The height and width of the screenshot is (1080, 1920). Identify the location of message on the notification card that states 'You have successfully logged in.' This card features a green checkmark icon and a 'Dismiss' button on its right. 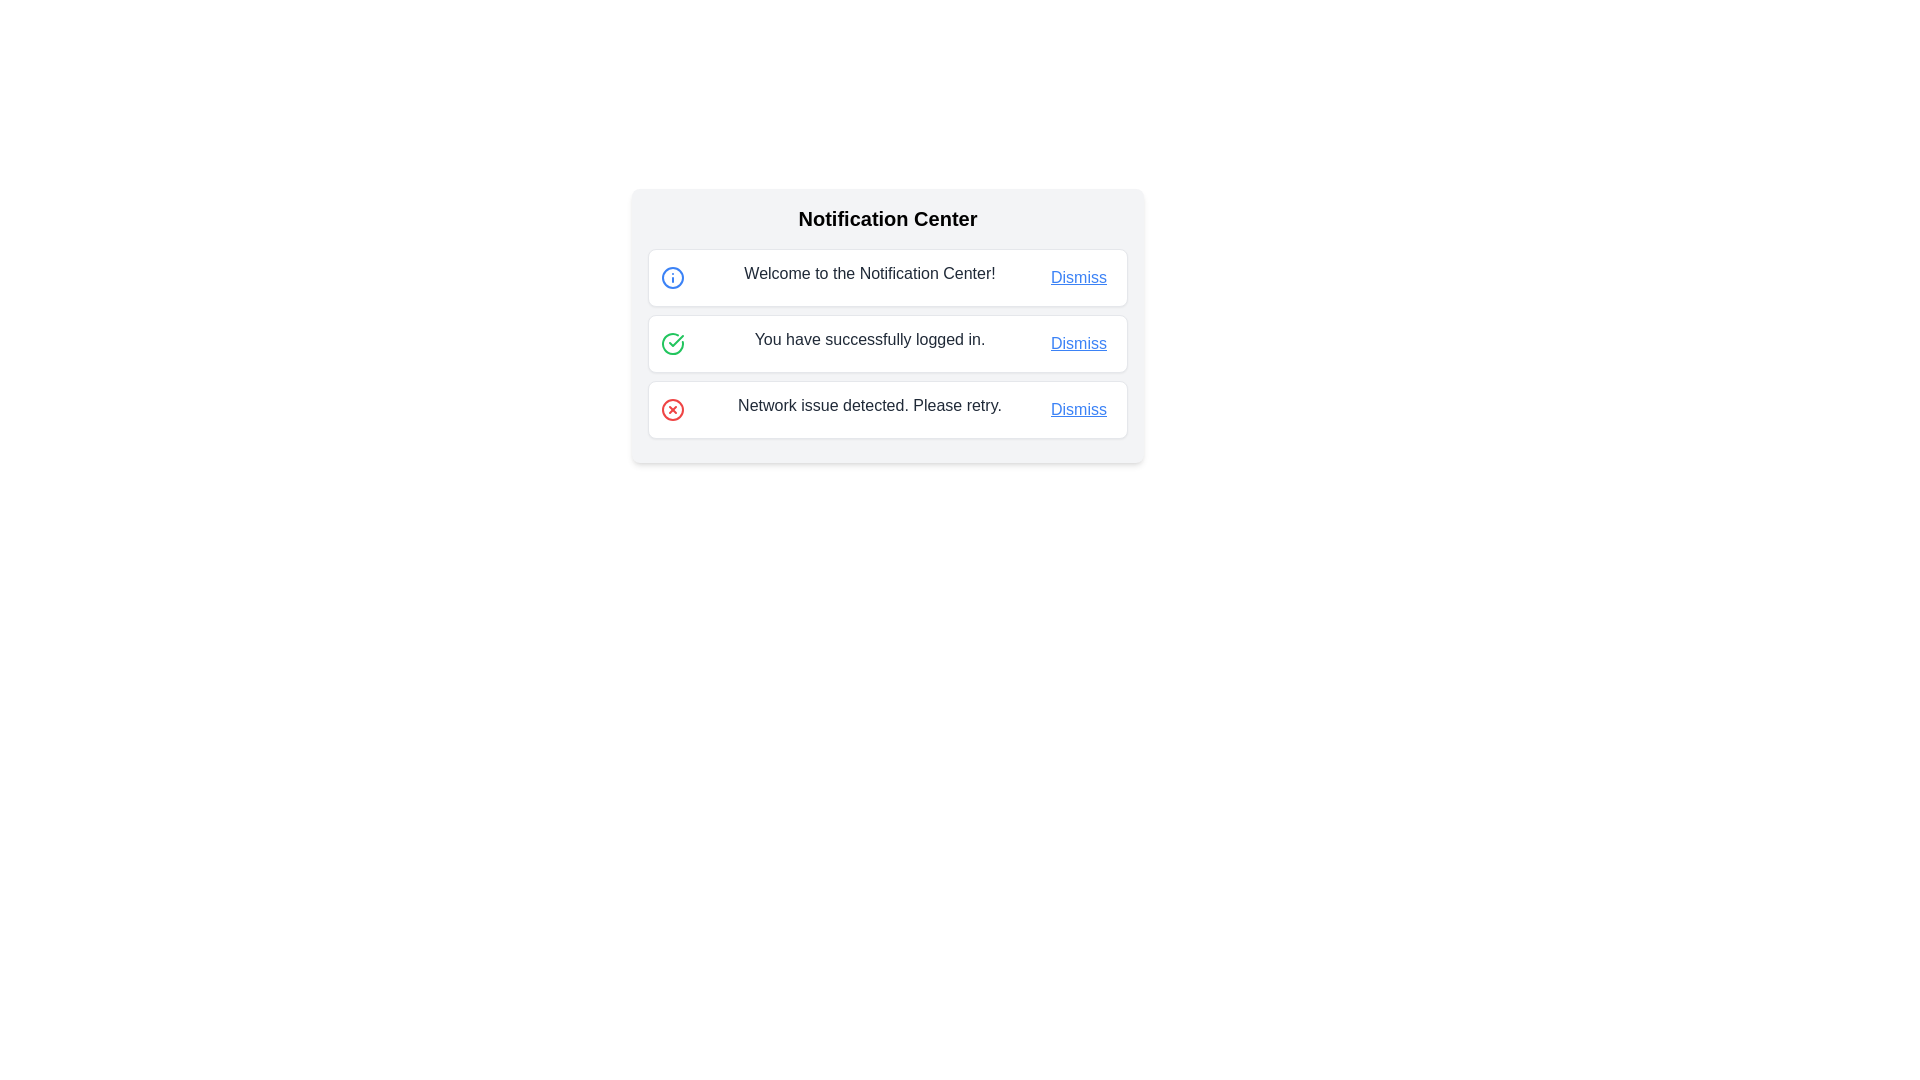
(887, 342).